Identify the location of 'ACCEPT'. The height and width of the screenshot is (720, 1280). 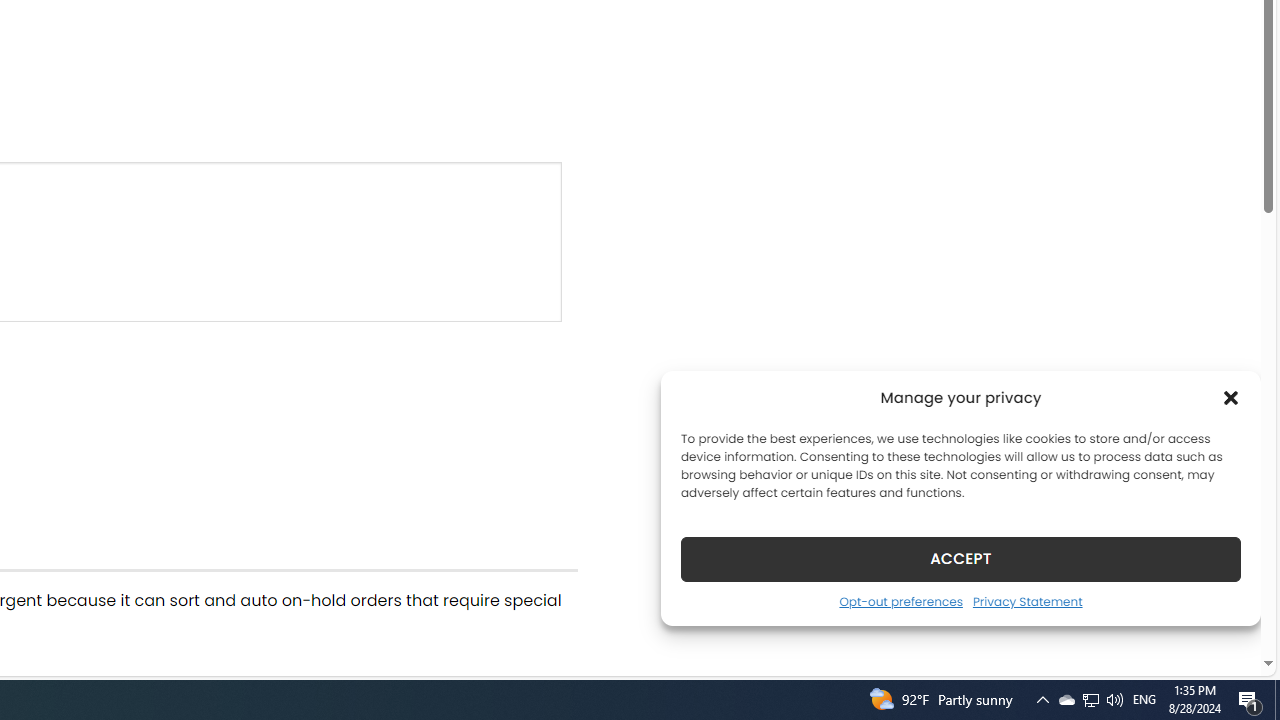
(961, 558).